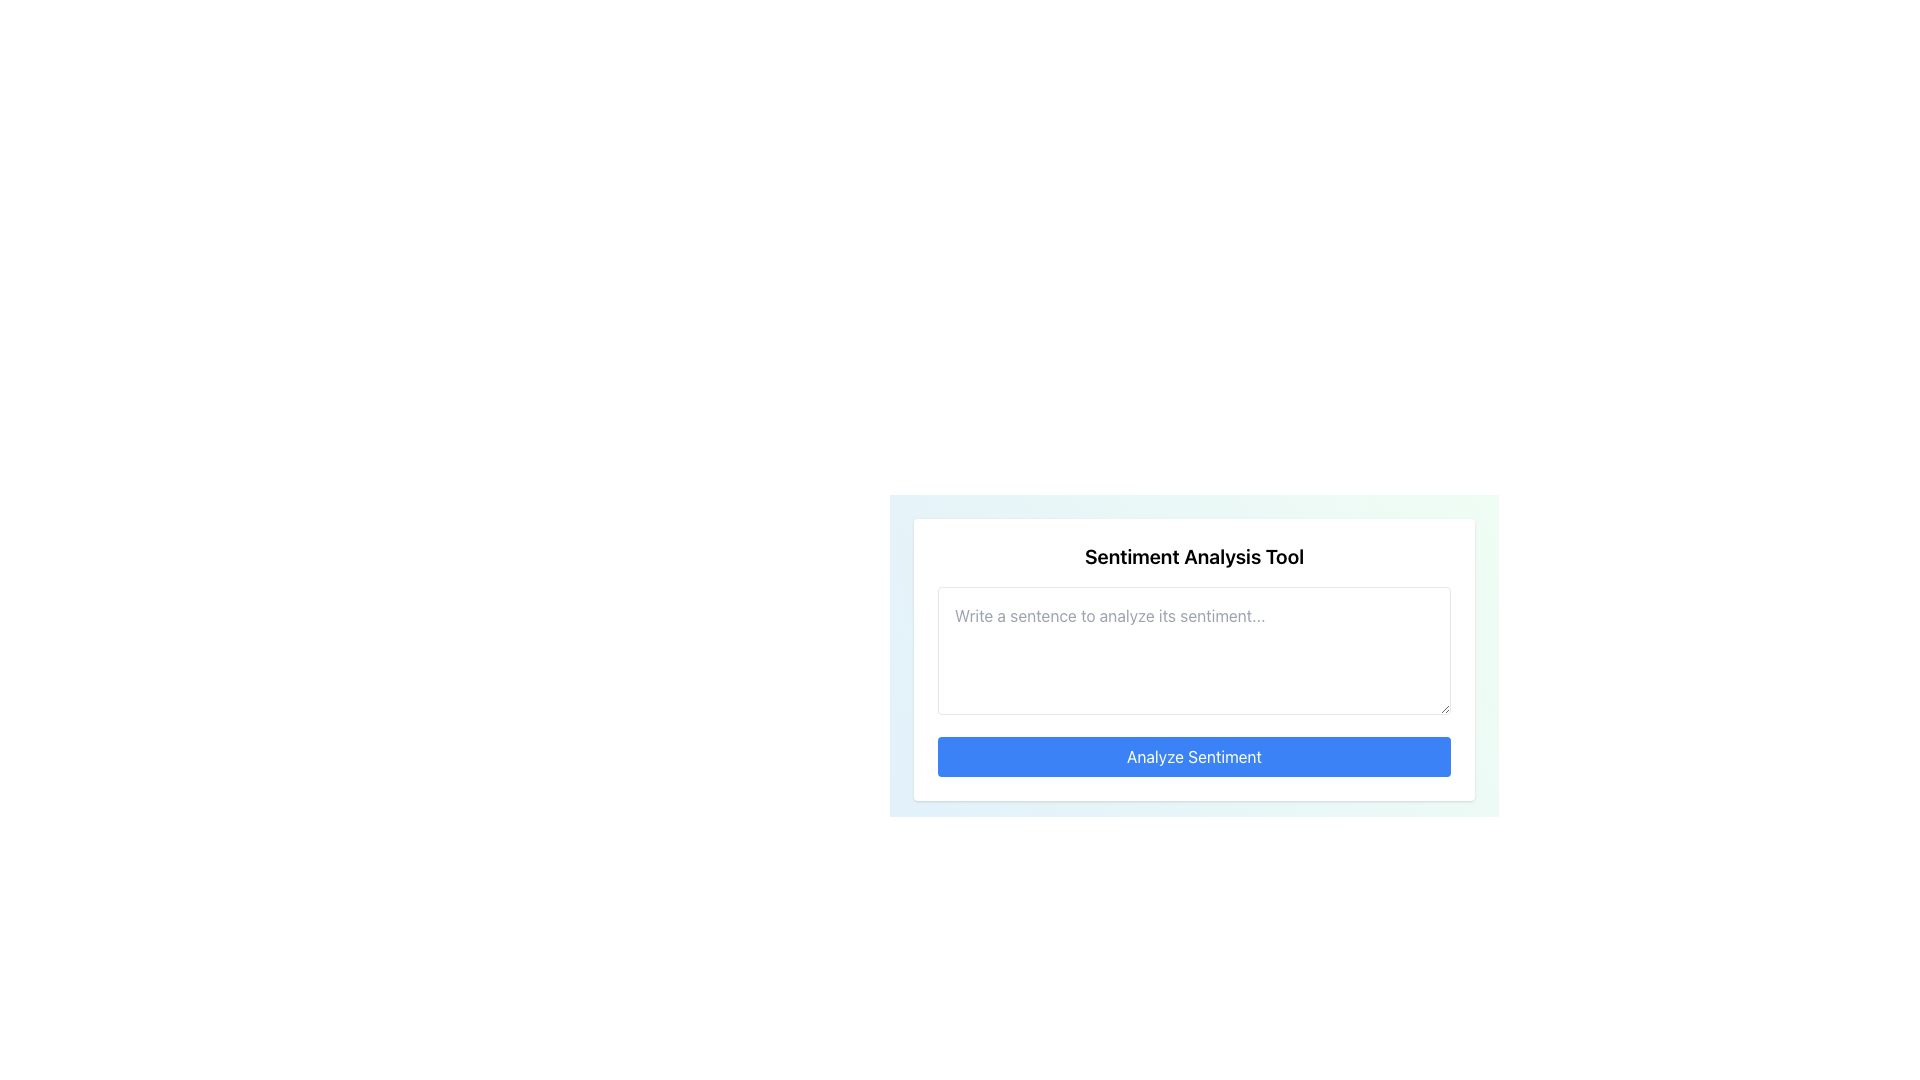  What do you see at coordinates (1194, 556) in the screenshot?
I see `the text label which serves as the title or heading of the sentiment analysis tool interface, positioned above the text input box and button` at bounding box center [1194, 556].